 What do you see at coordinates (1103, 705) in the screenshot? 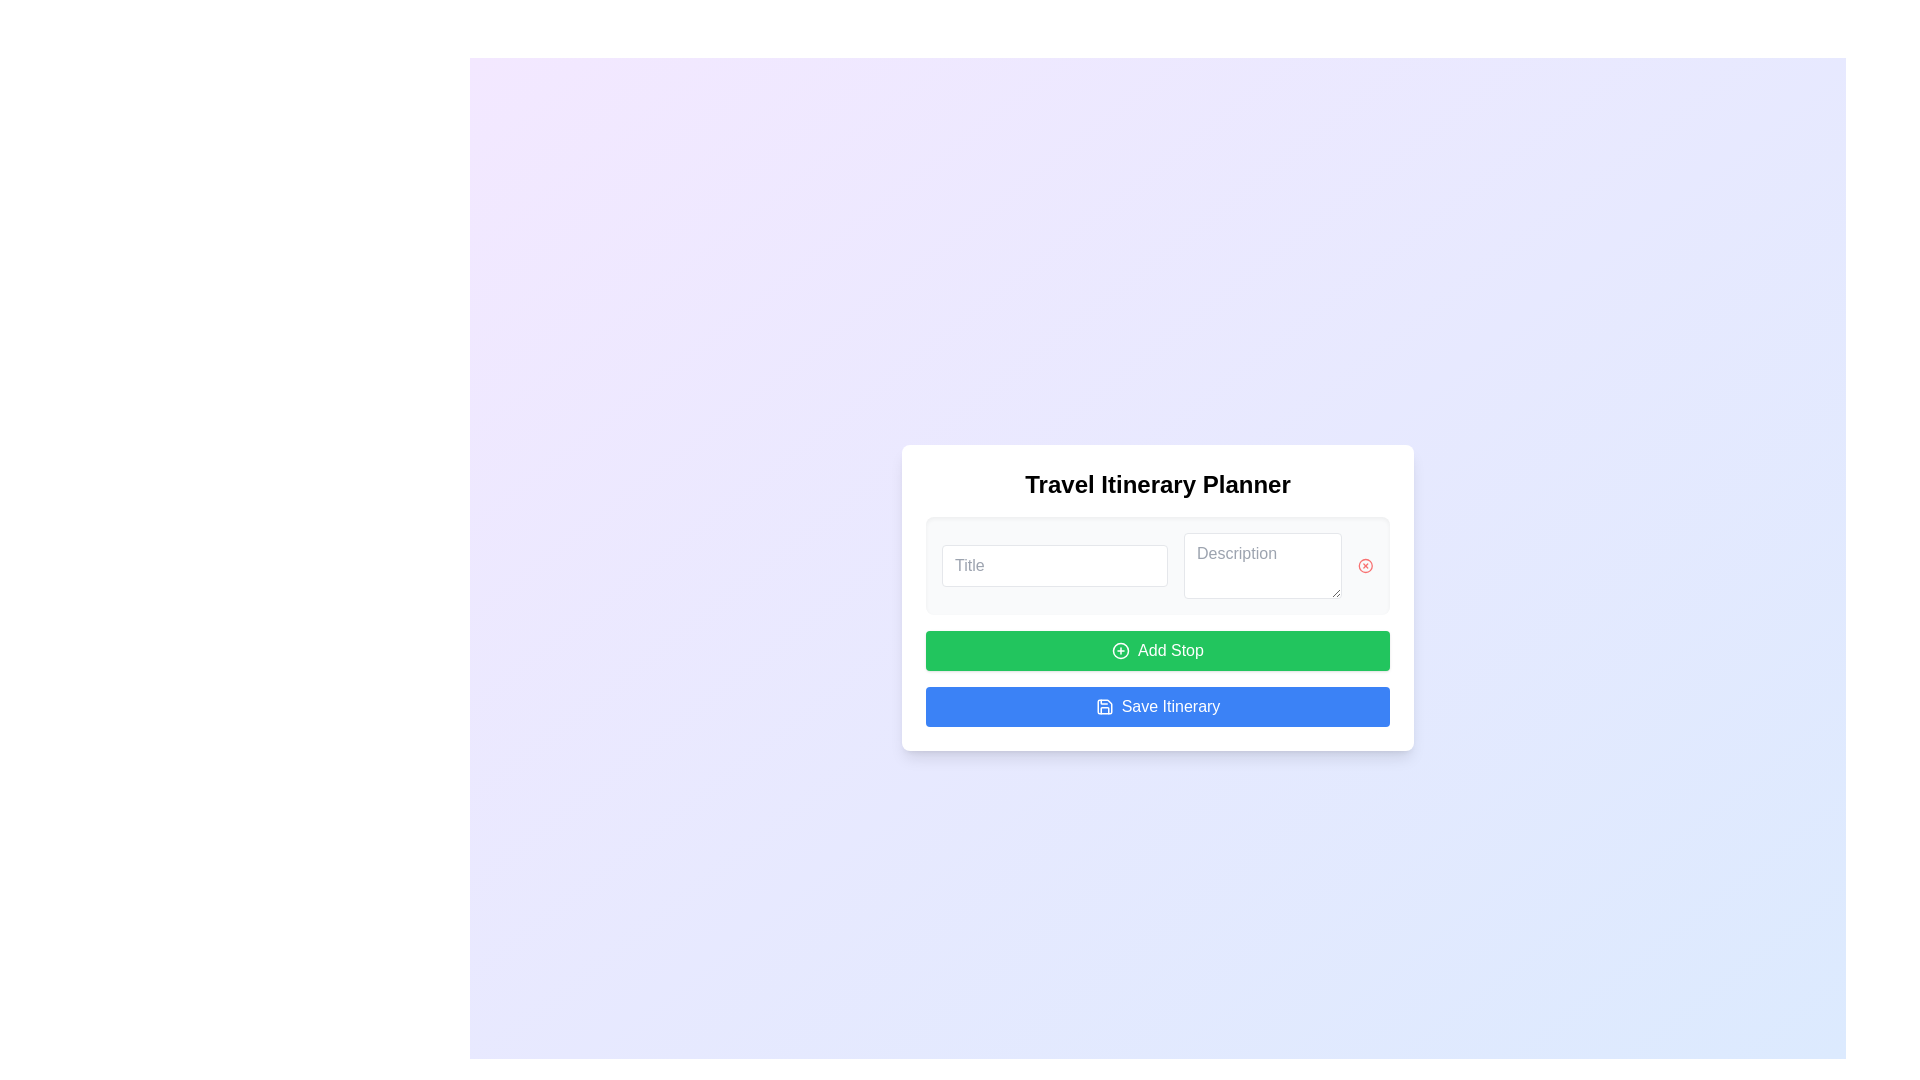
I see `the save disk icon, which is styled with a blue background and white lines, located to the left of the 'Save Itinerary' text within the blue button` at bounding box center [1103, 705].